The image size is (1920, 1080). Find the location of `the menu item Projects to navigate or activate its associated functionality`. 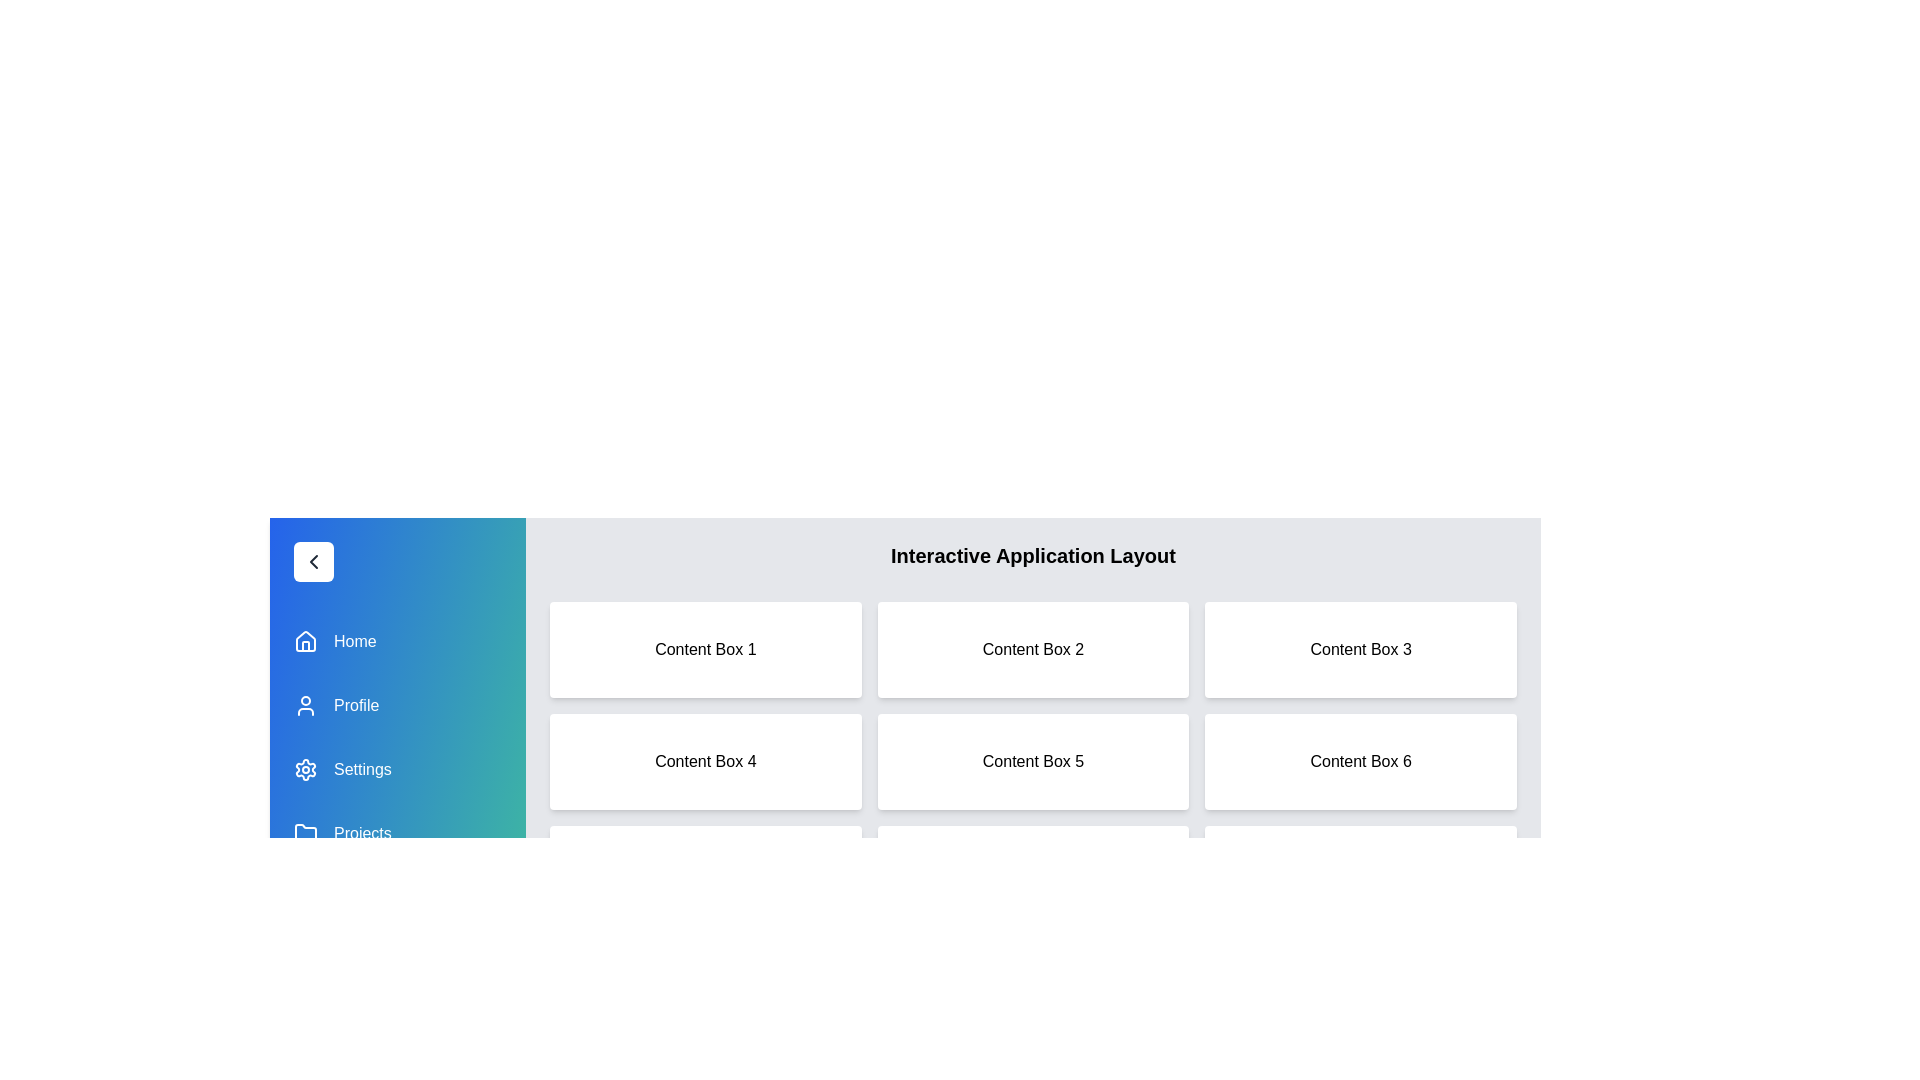

the menu item Projects to navigate or activate its associated functionality is located at coordinates (398, 833).